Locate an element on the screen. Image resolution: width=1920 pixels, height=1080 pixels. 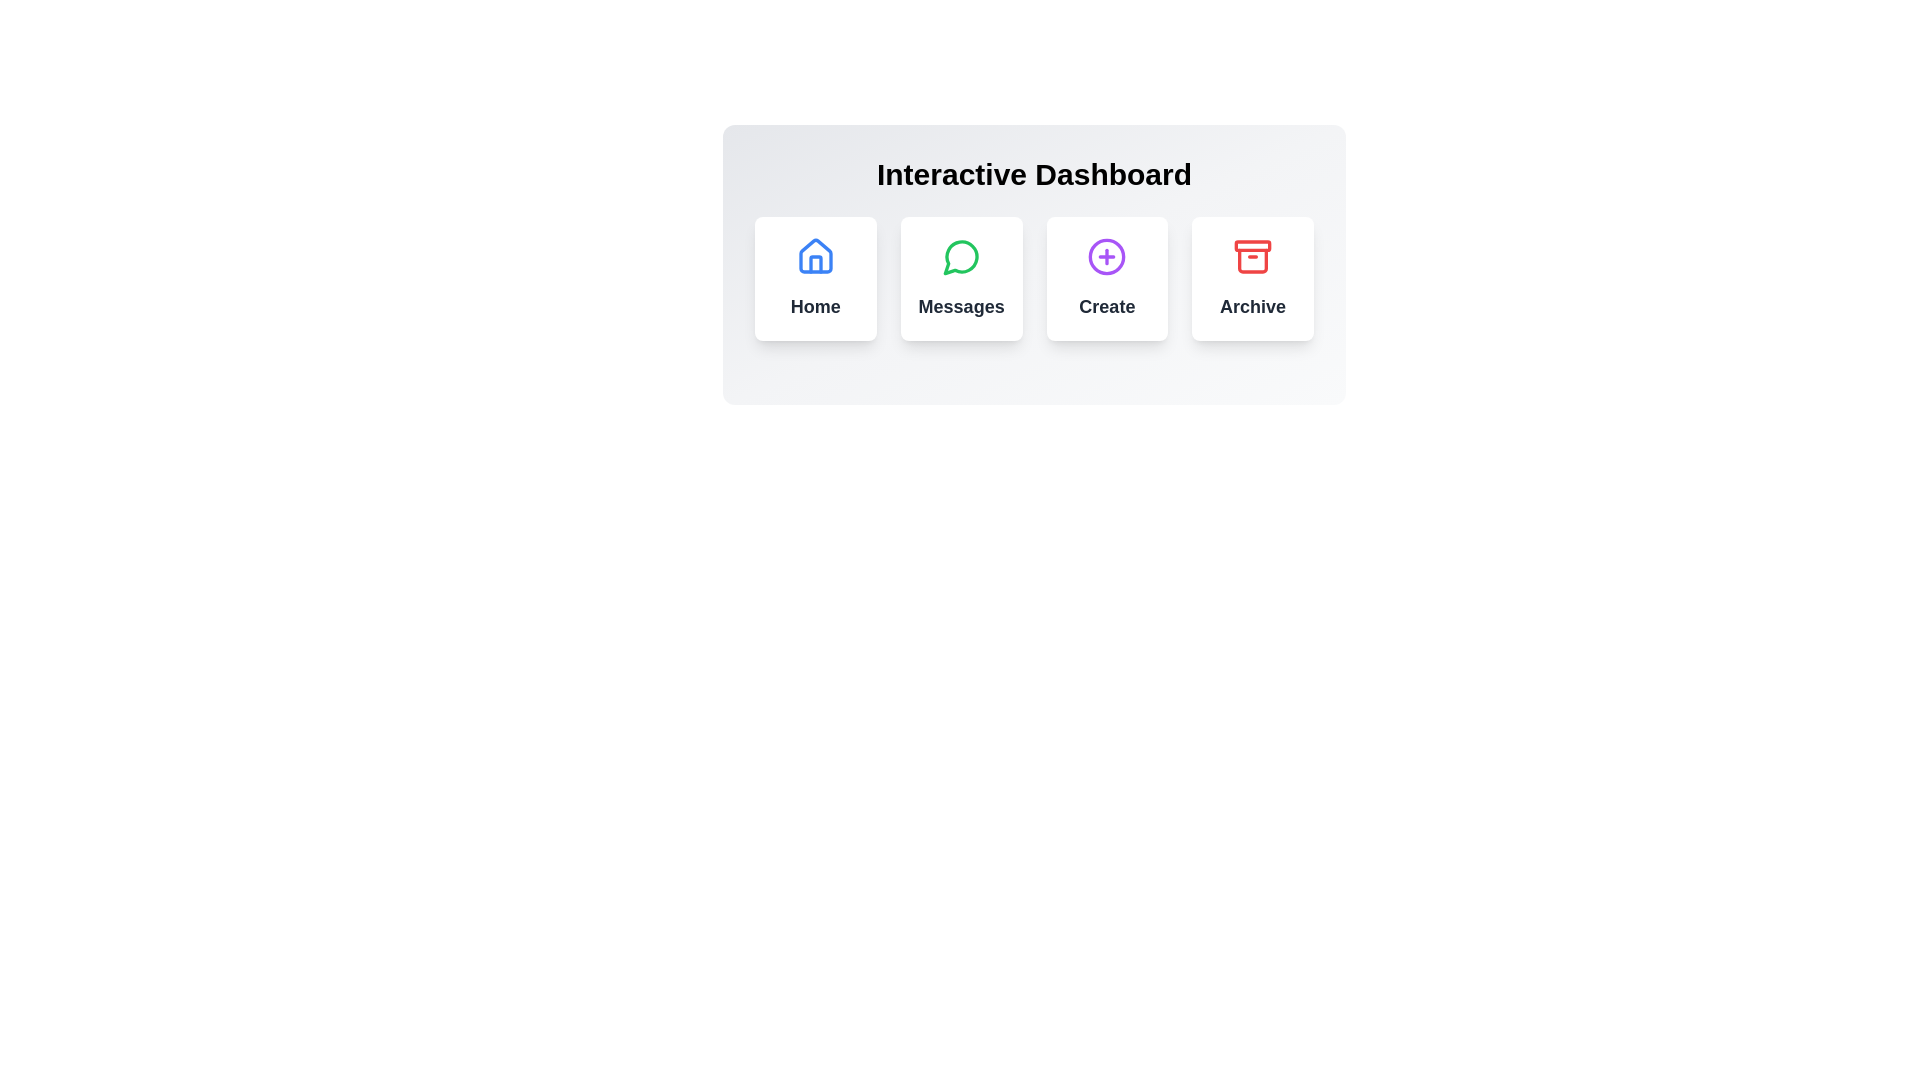
the blue house icon representing the 'Home' section in the dashboard to interpret information is located at coordinates (815, 255).